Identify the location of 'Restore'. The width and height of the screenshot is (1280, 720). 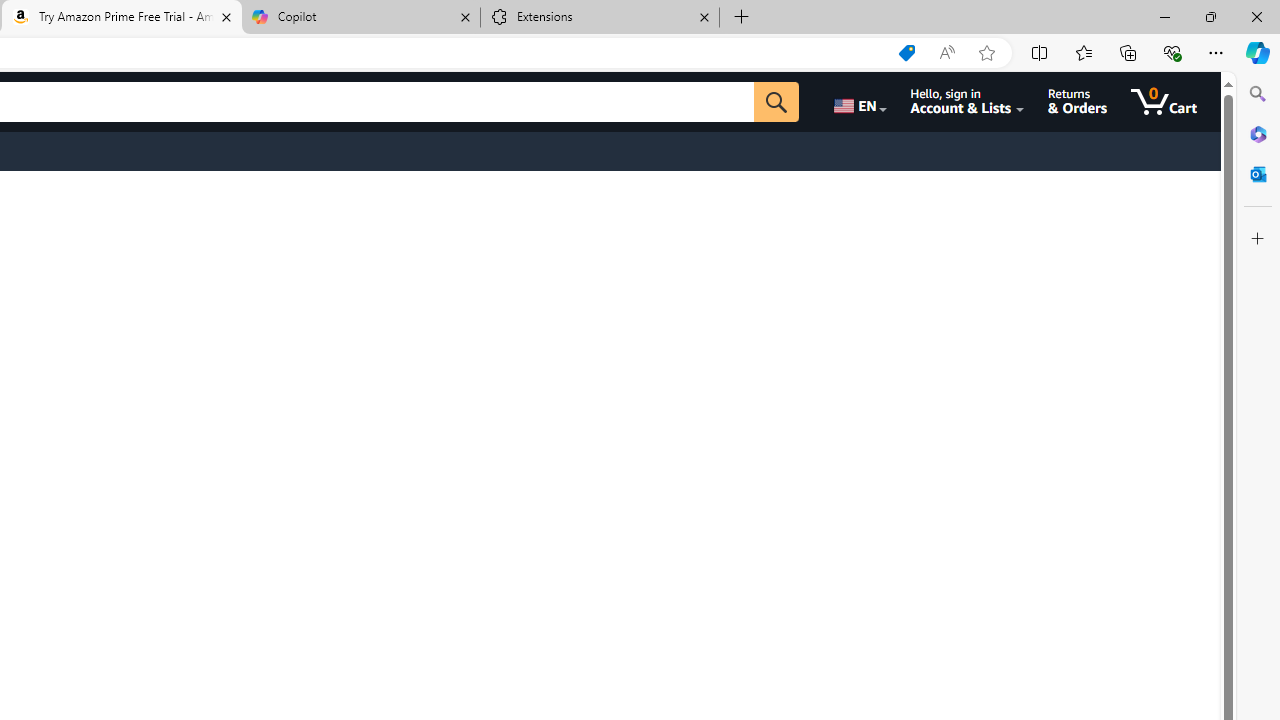
(1209, 16).